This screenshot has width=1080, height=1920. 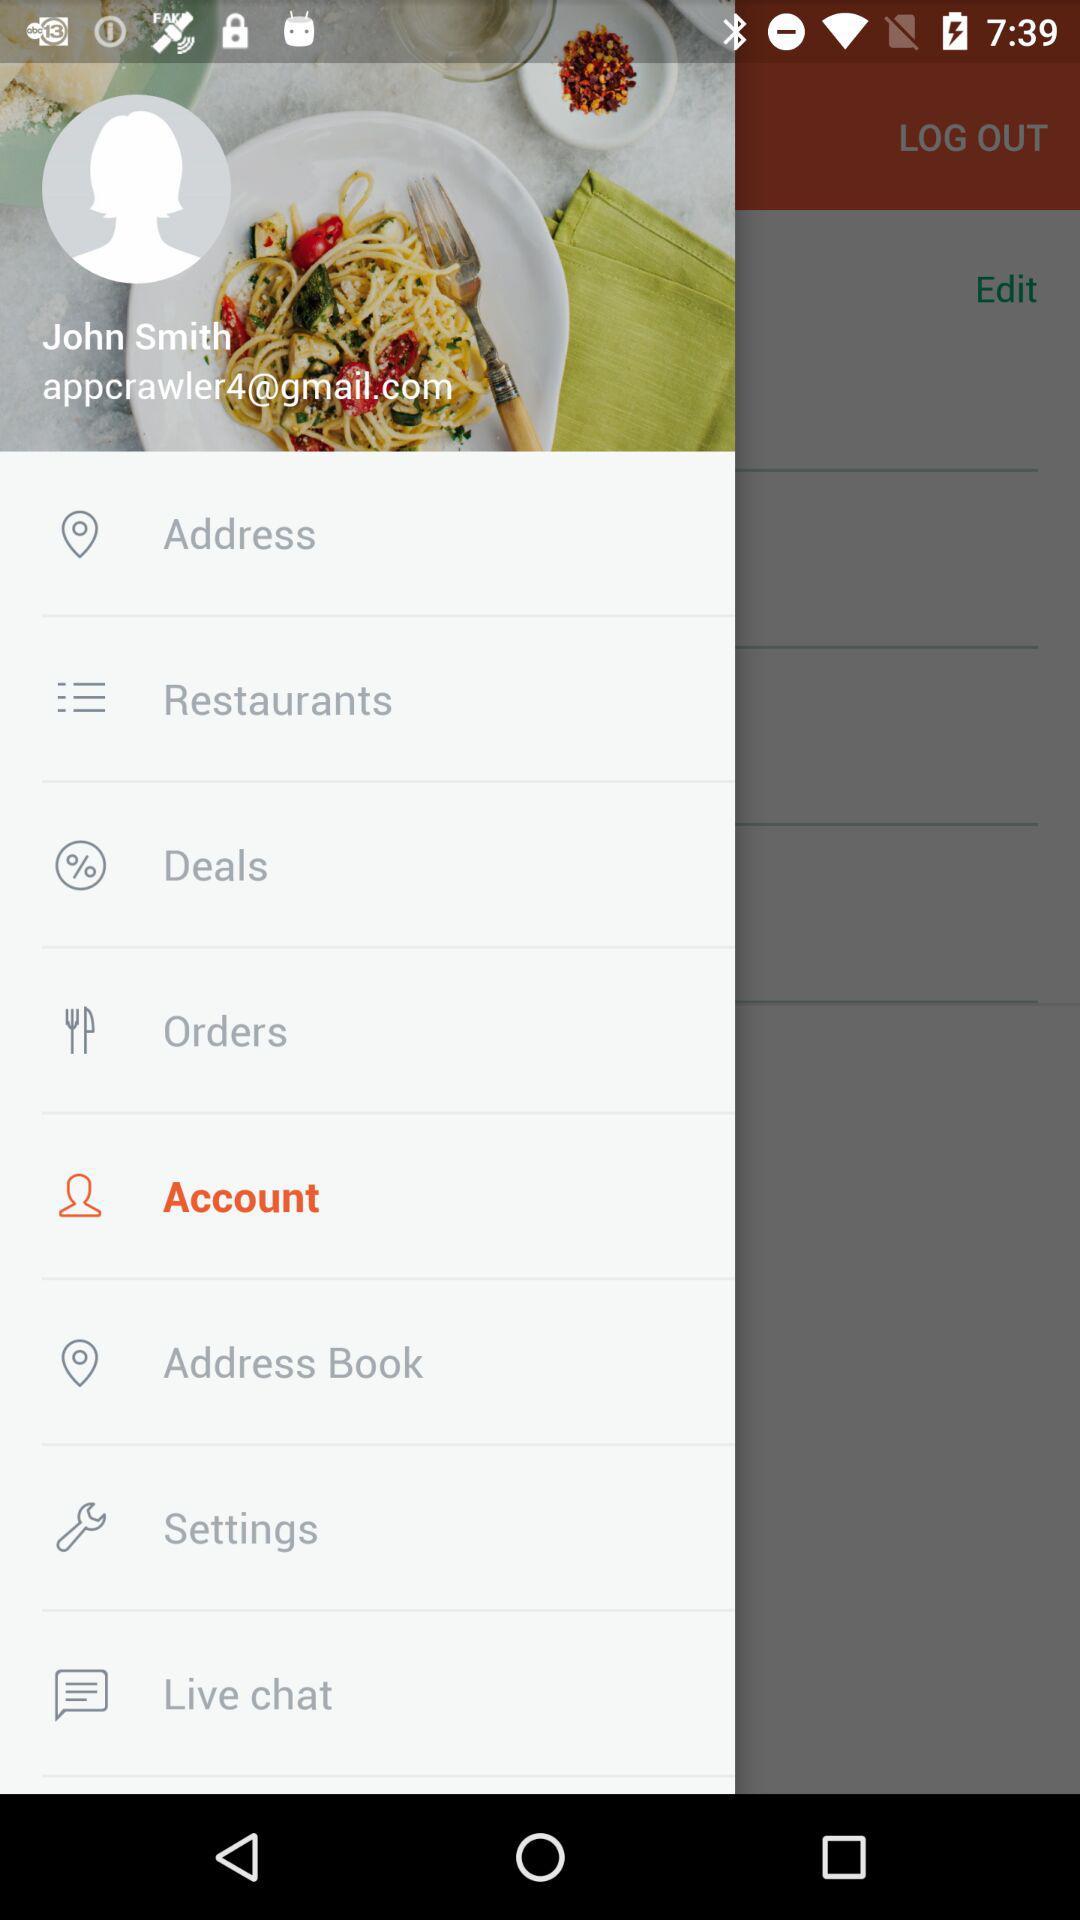 What do you see at coordinates (540, 570) in the screenshot?
I see `the row above the restaurants` at bounding box center [540, 570].